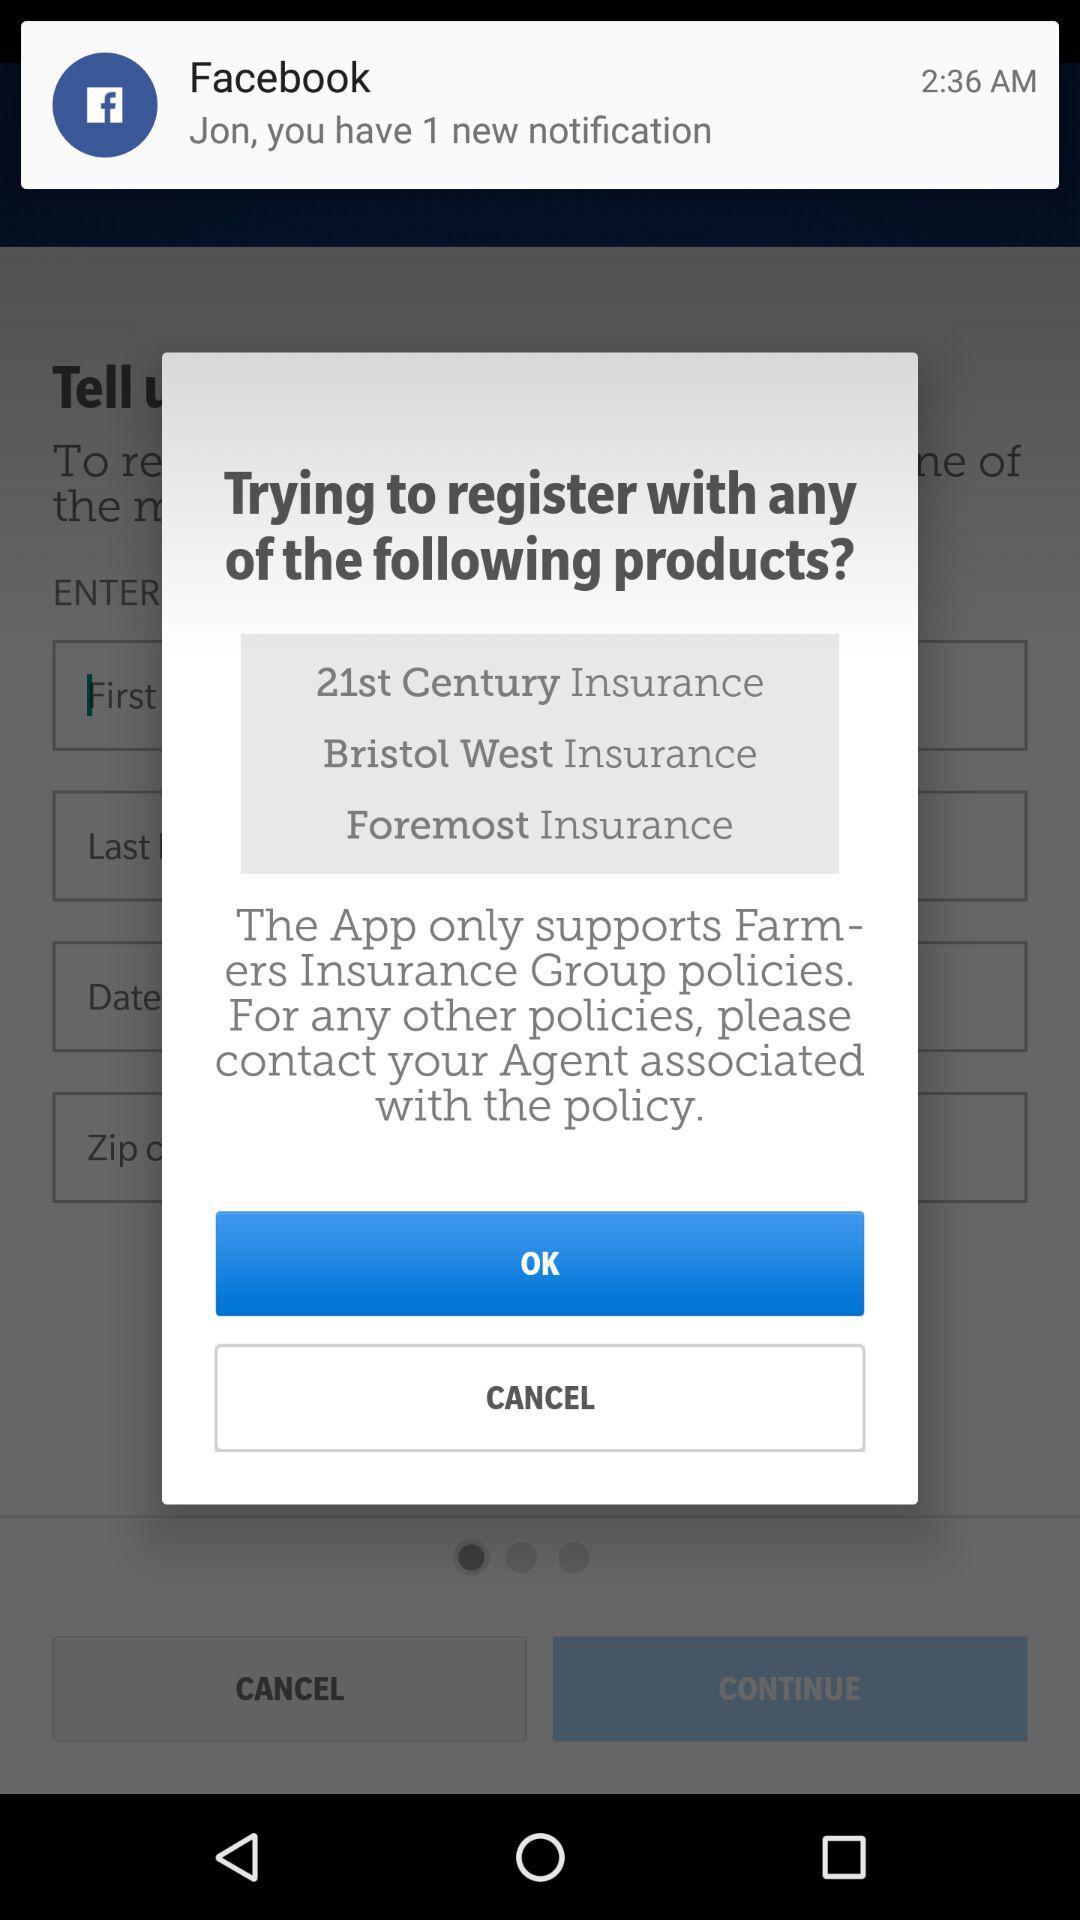 The width and height of the screenshot is (1080, 1920). I want to click on icon above cancel item, so click(540, 1262).